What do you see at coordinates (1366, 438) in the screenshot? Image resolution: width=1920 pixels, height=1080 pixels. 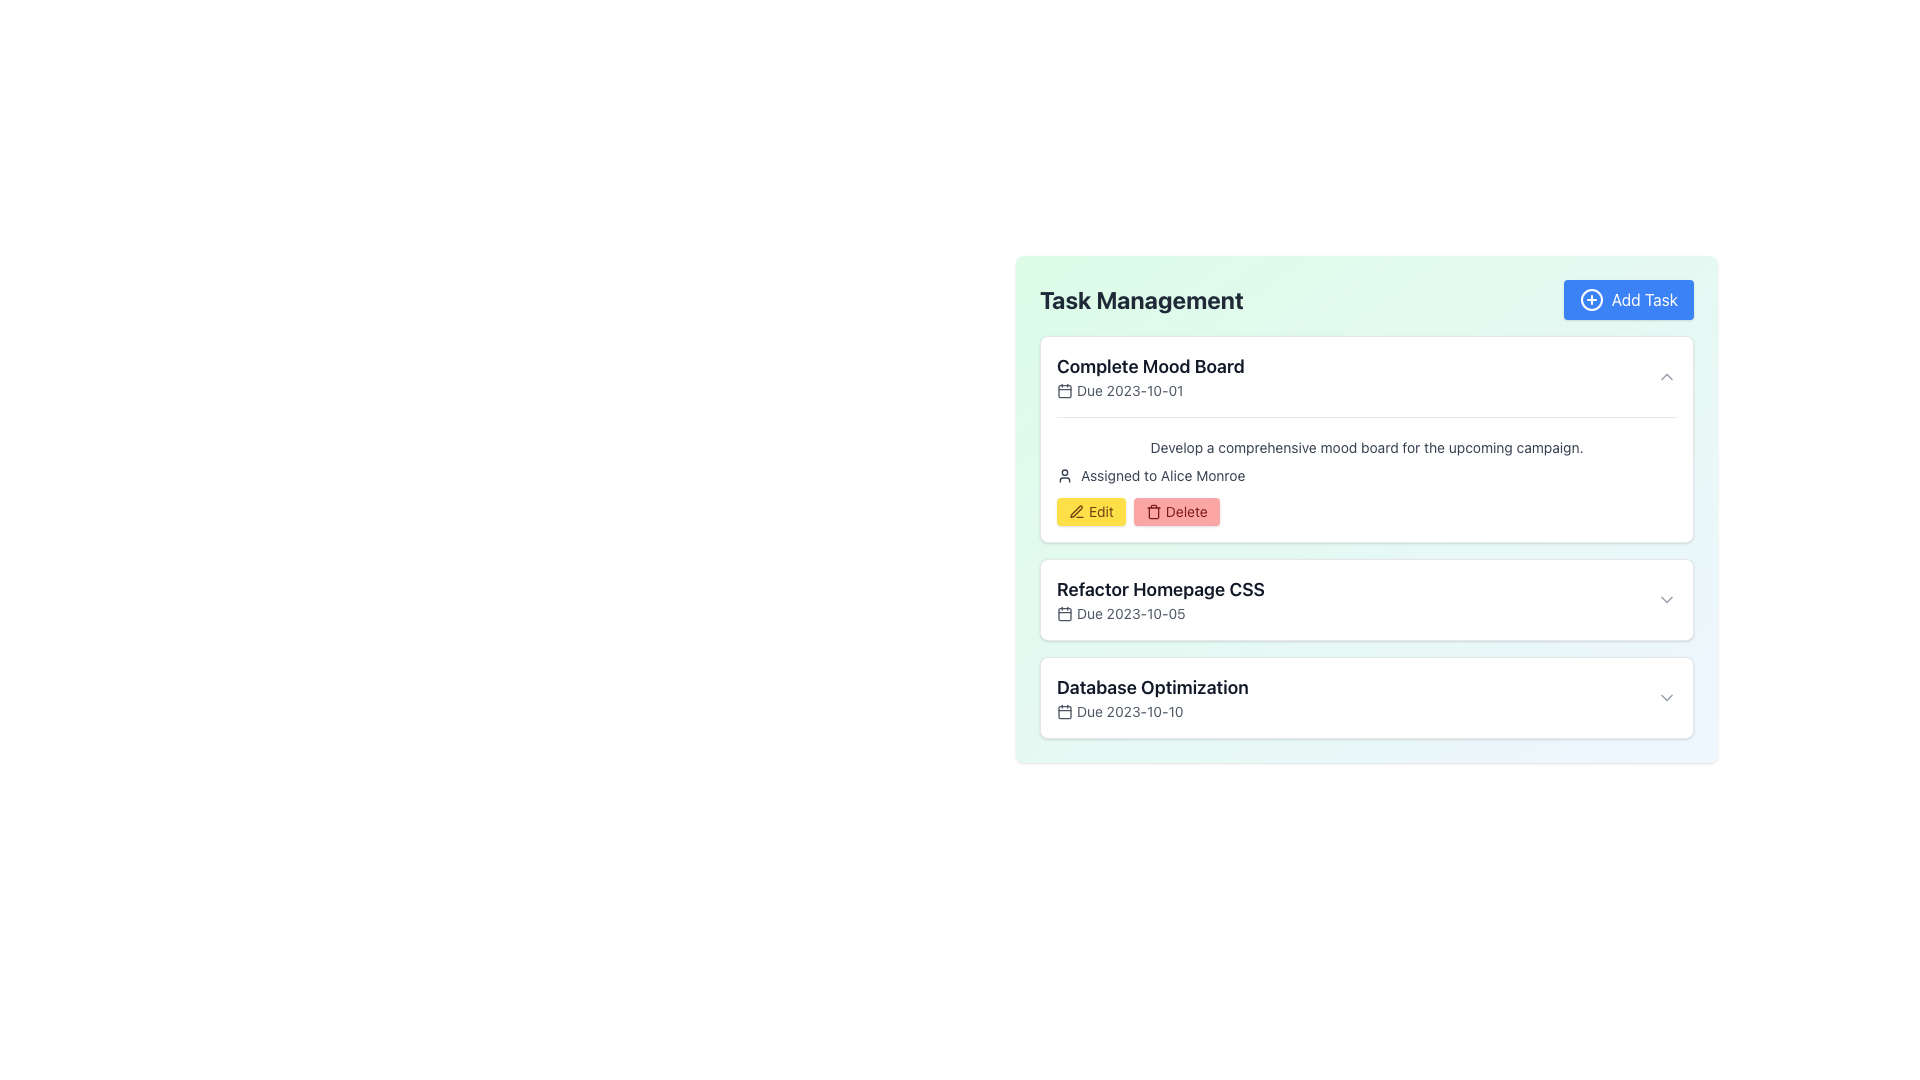 I see `information displayed on the task card for 'Complete Mood Board', which is the first task card in the task list under the 'Task Management' section` at bounding box center [1366, 438].